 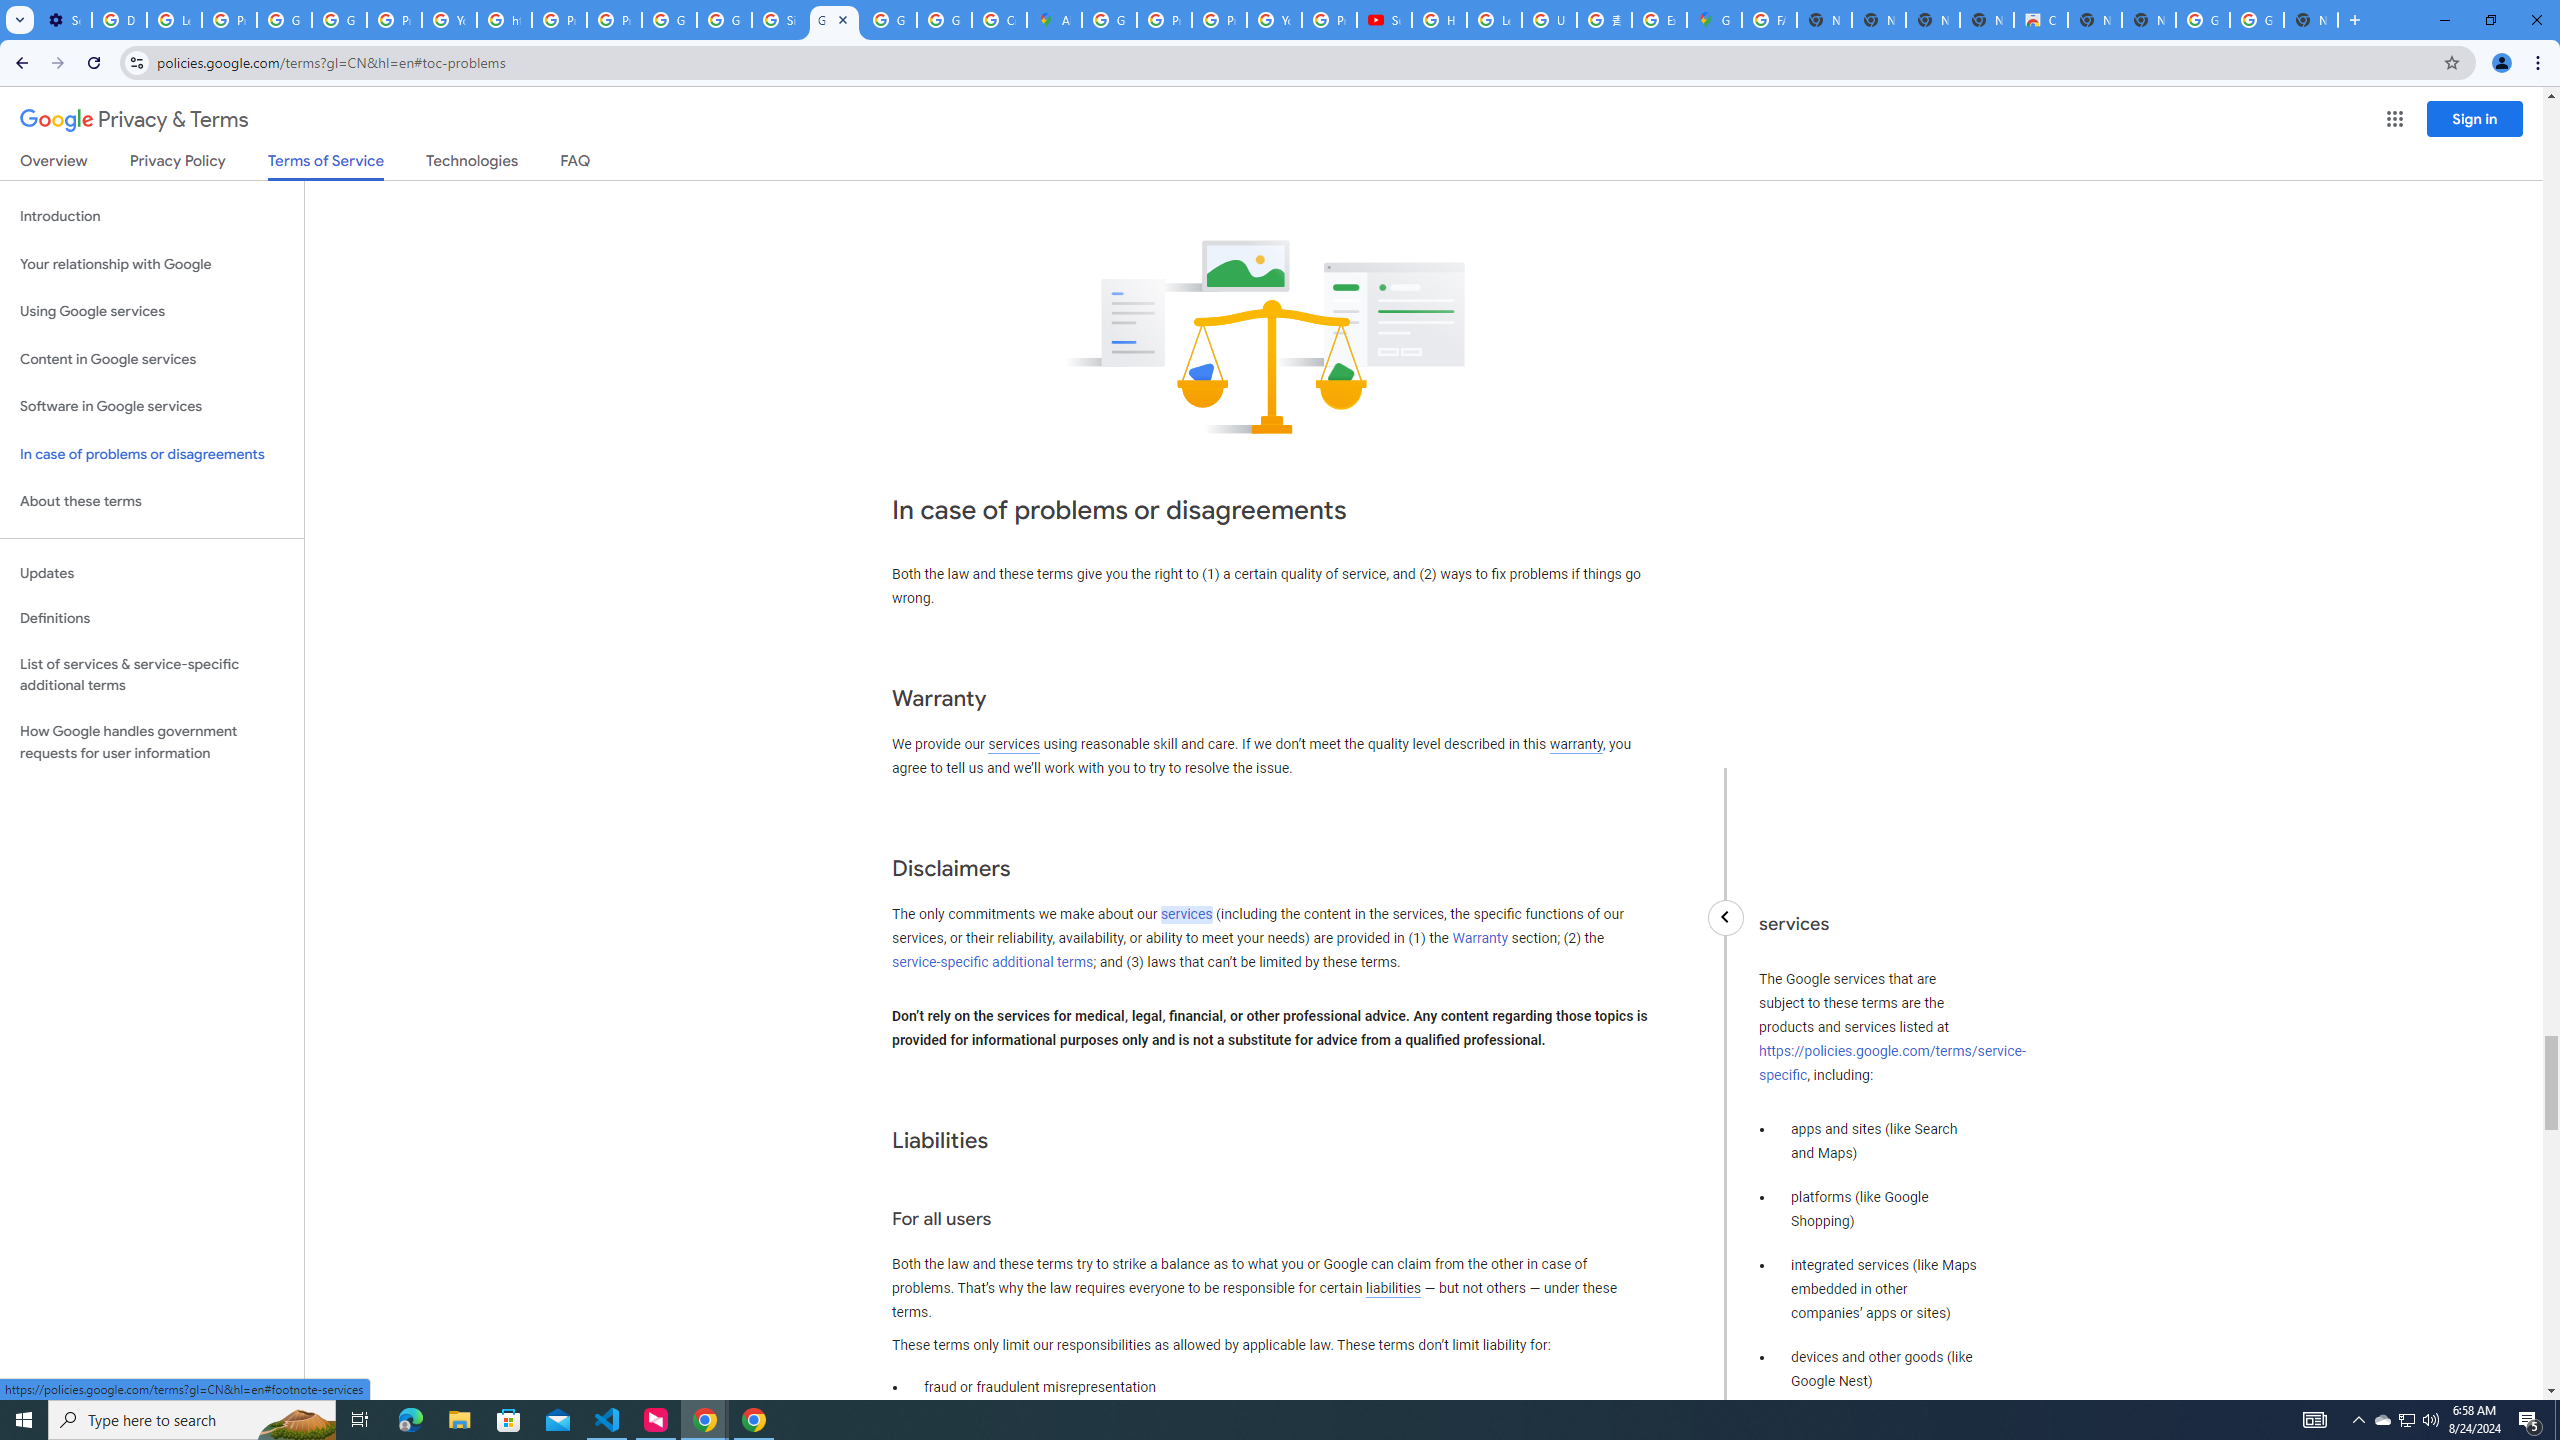 What do you see at coordinates (151, 742) in the screenshot?
I see `'How Google handles government requests for user information'` at bounding box center [151, 742].